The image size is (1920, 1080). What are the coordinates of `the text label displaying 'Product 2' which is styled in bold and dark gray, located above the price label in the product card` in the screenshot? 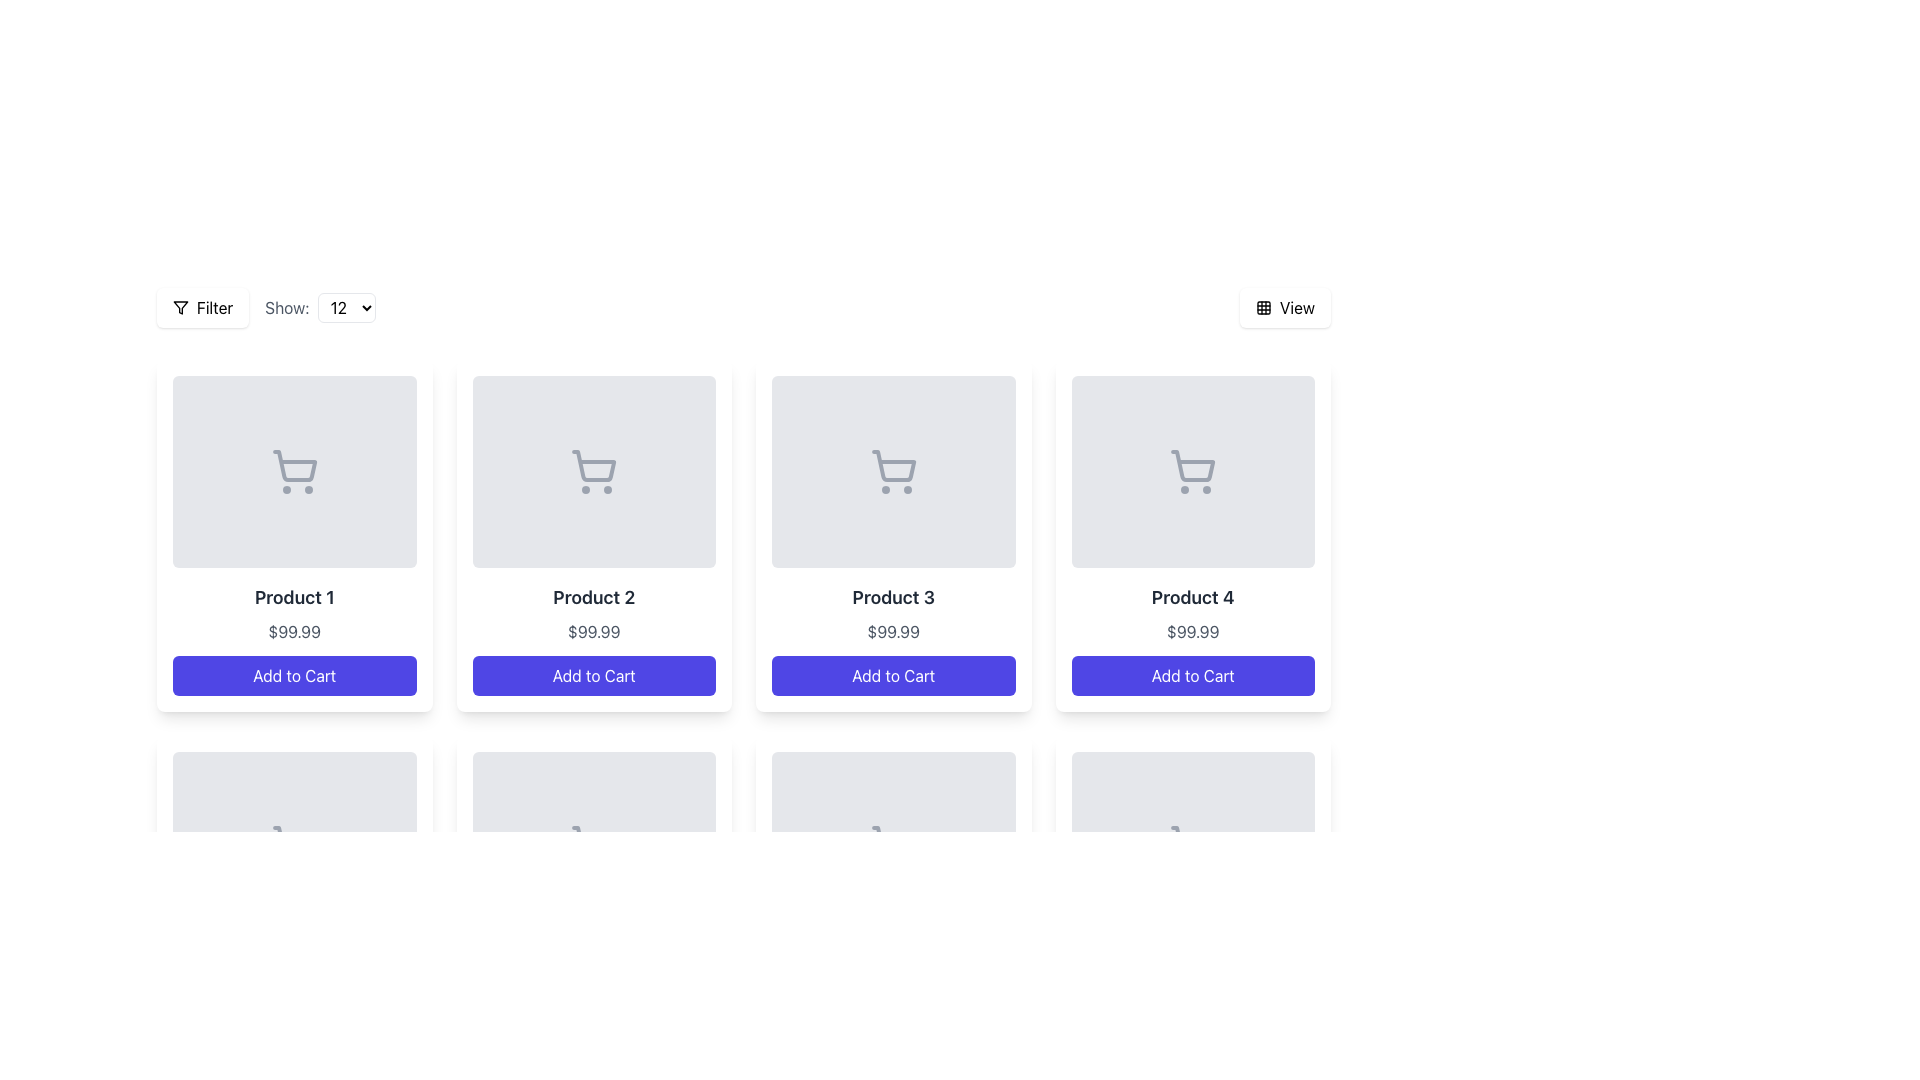 It's located at (593, 596).